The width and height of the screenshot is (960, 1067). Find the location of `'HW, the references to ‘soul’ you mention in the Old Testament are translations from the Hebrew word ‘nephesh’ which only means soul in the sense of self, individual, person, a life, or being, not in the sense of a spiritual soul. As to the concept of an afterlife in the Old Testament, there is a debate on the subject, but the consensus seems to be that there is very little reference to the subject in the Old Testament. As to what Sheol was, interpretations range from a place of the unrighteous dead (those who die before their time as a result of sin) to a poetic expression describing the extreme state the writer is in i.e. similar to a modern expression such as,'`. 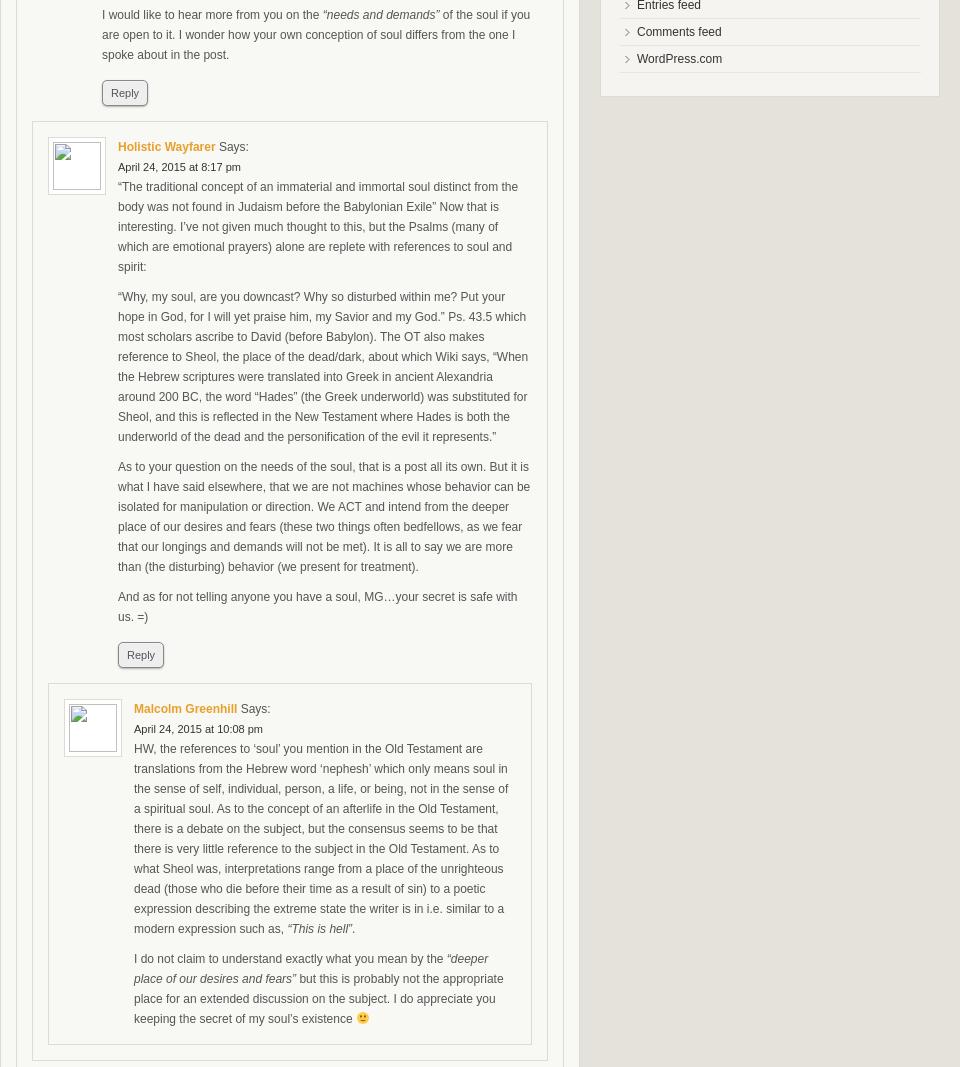

'HW, the references to ‘soul’ you mention in the Old Testament are translations from the Hebrew word ‘nephesh’ which only means soul in the sense of self, individual, person, a life, or being, not in the sense of a spiritual soul. As to the concept of an afterlife in the Old Testament, there is a debate on the subject, but the consensus seems to be that there is very little reference to the subject in the Old Testament. As to what Sheol was, interpretations range from a place of the unrighteous dead (those who die before their time as a result of sin) to a poetic expression describing the extreme state the writer is in i.e. similar to a modern expression such as,' is located at coordinates (321, 837).